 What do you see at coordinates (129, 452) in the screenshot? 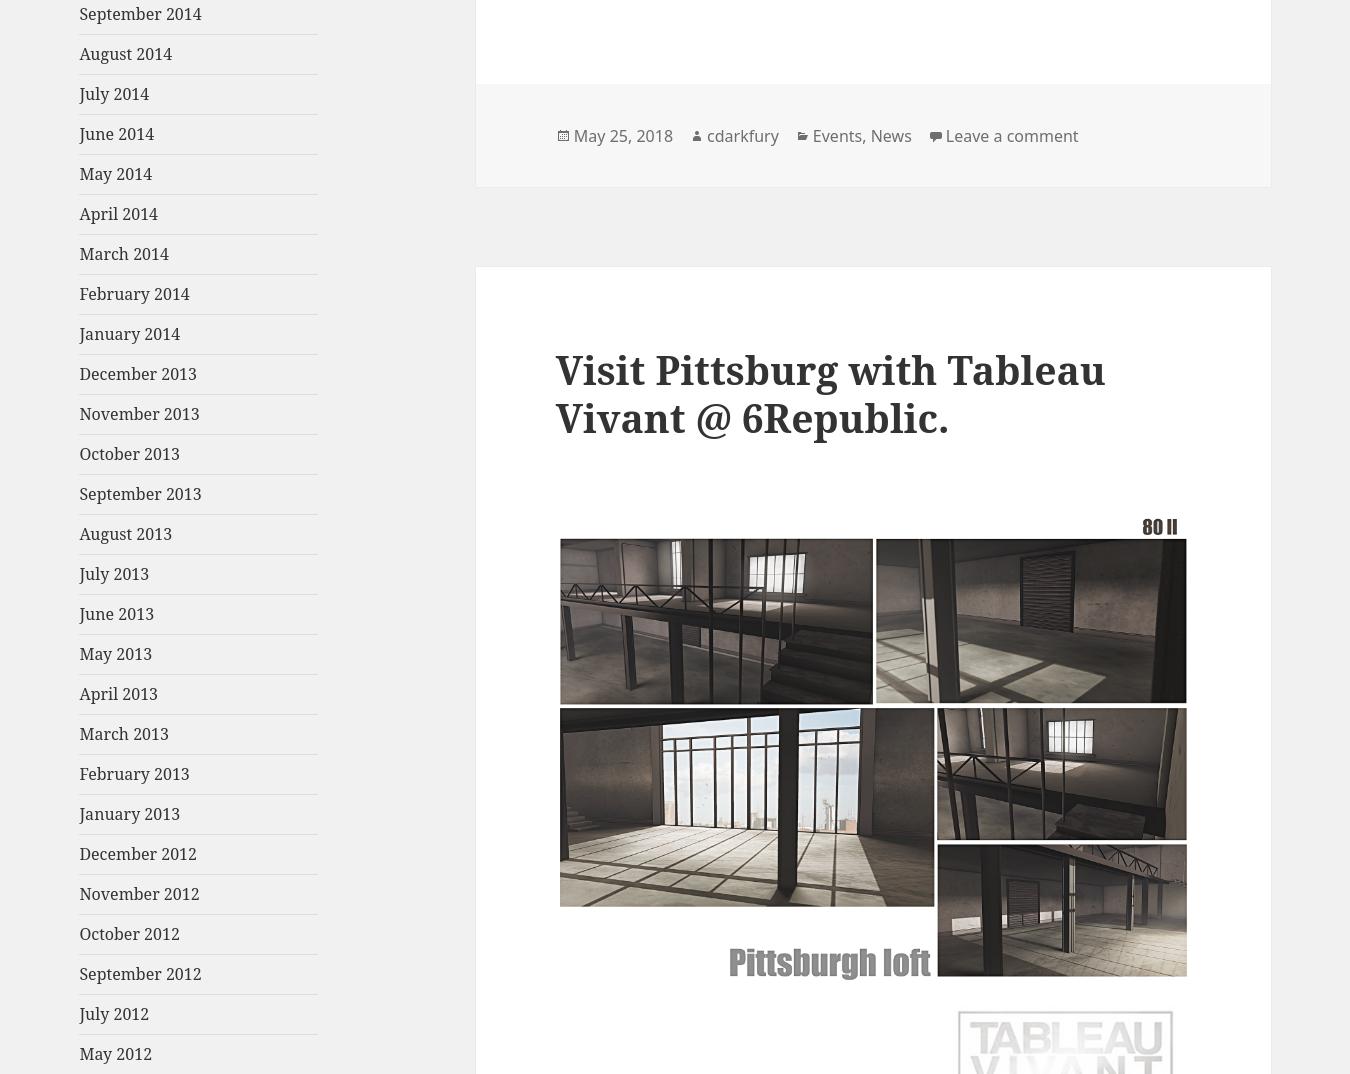
I see `'October 2013'` at bounding box center [129, 452].